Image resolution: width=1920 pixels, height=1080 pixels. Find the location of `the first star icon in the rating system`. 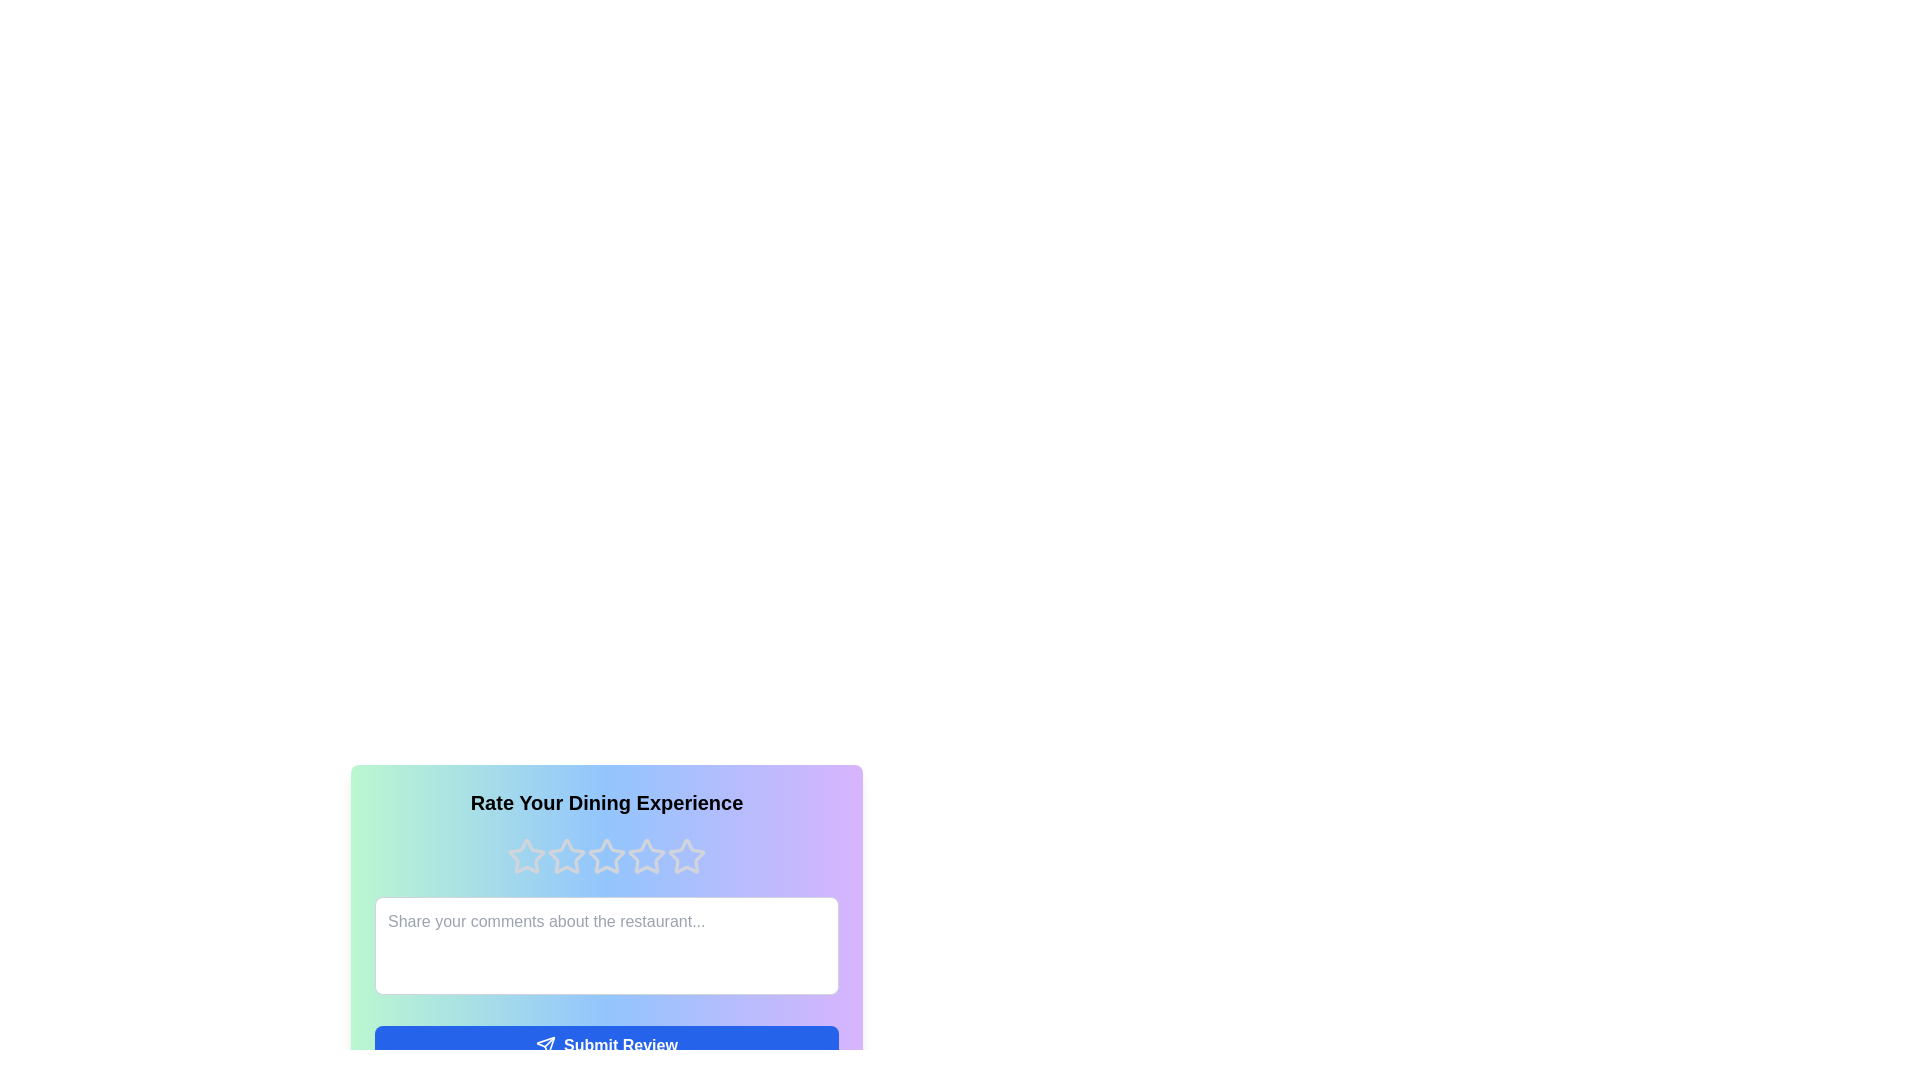

the first star icon in the rating system is located at coordinates (527, 855).